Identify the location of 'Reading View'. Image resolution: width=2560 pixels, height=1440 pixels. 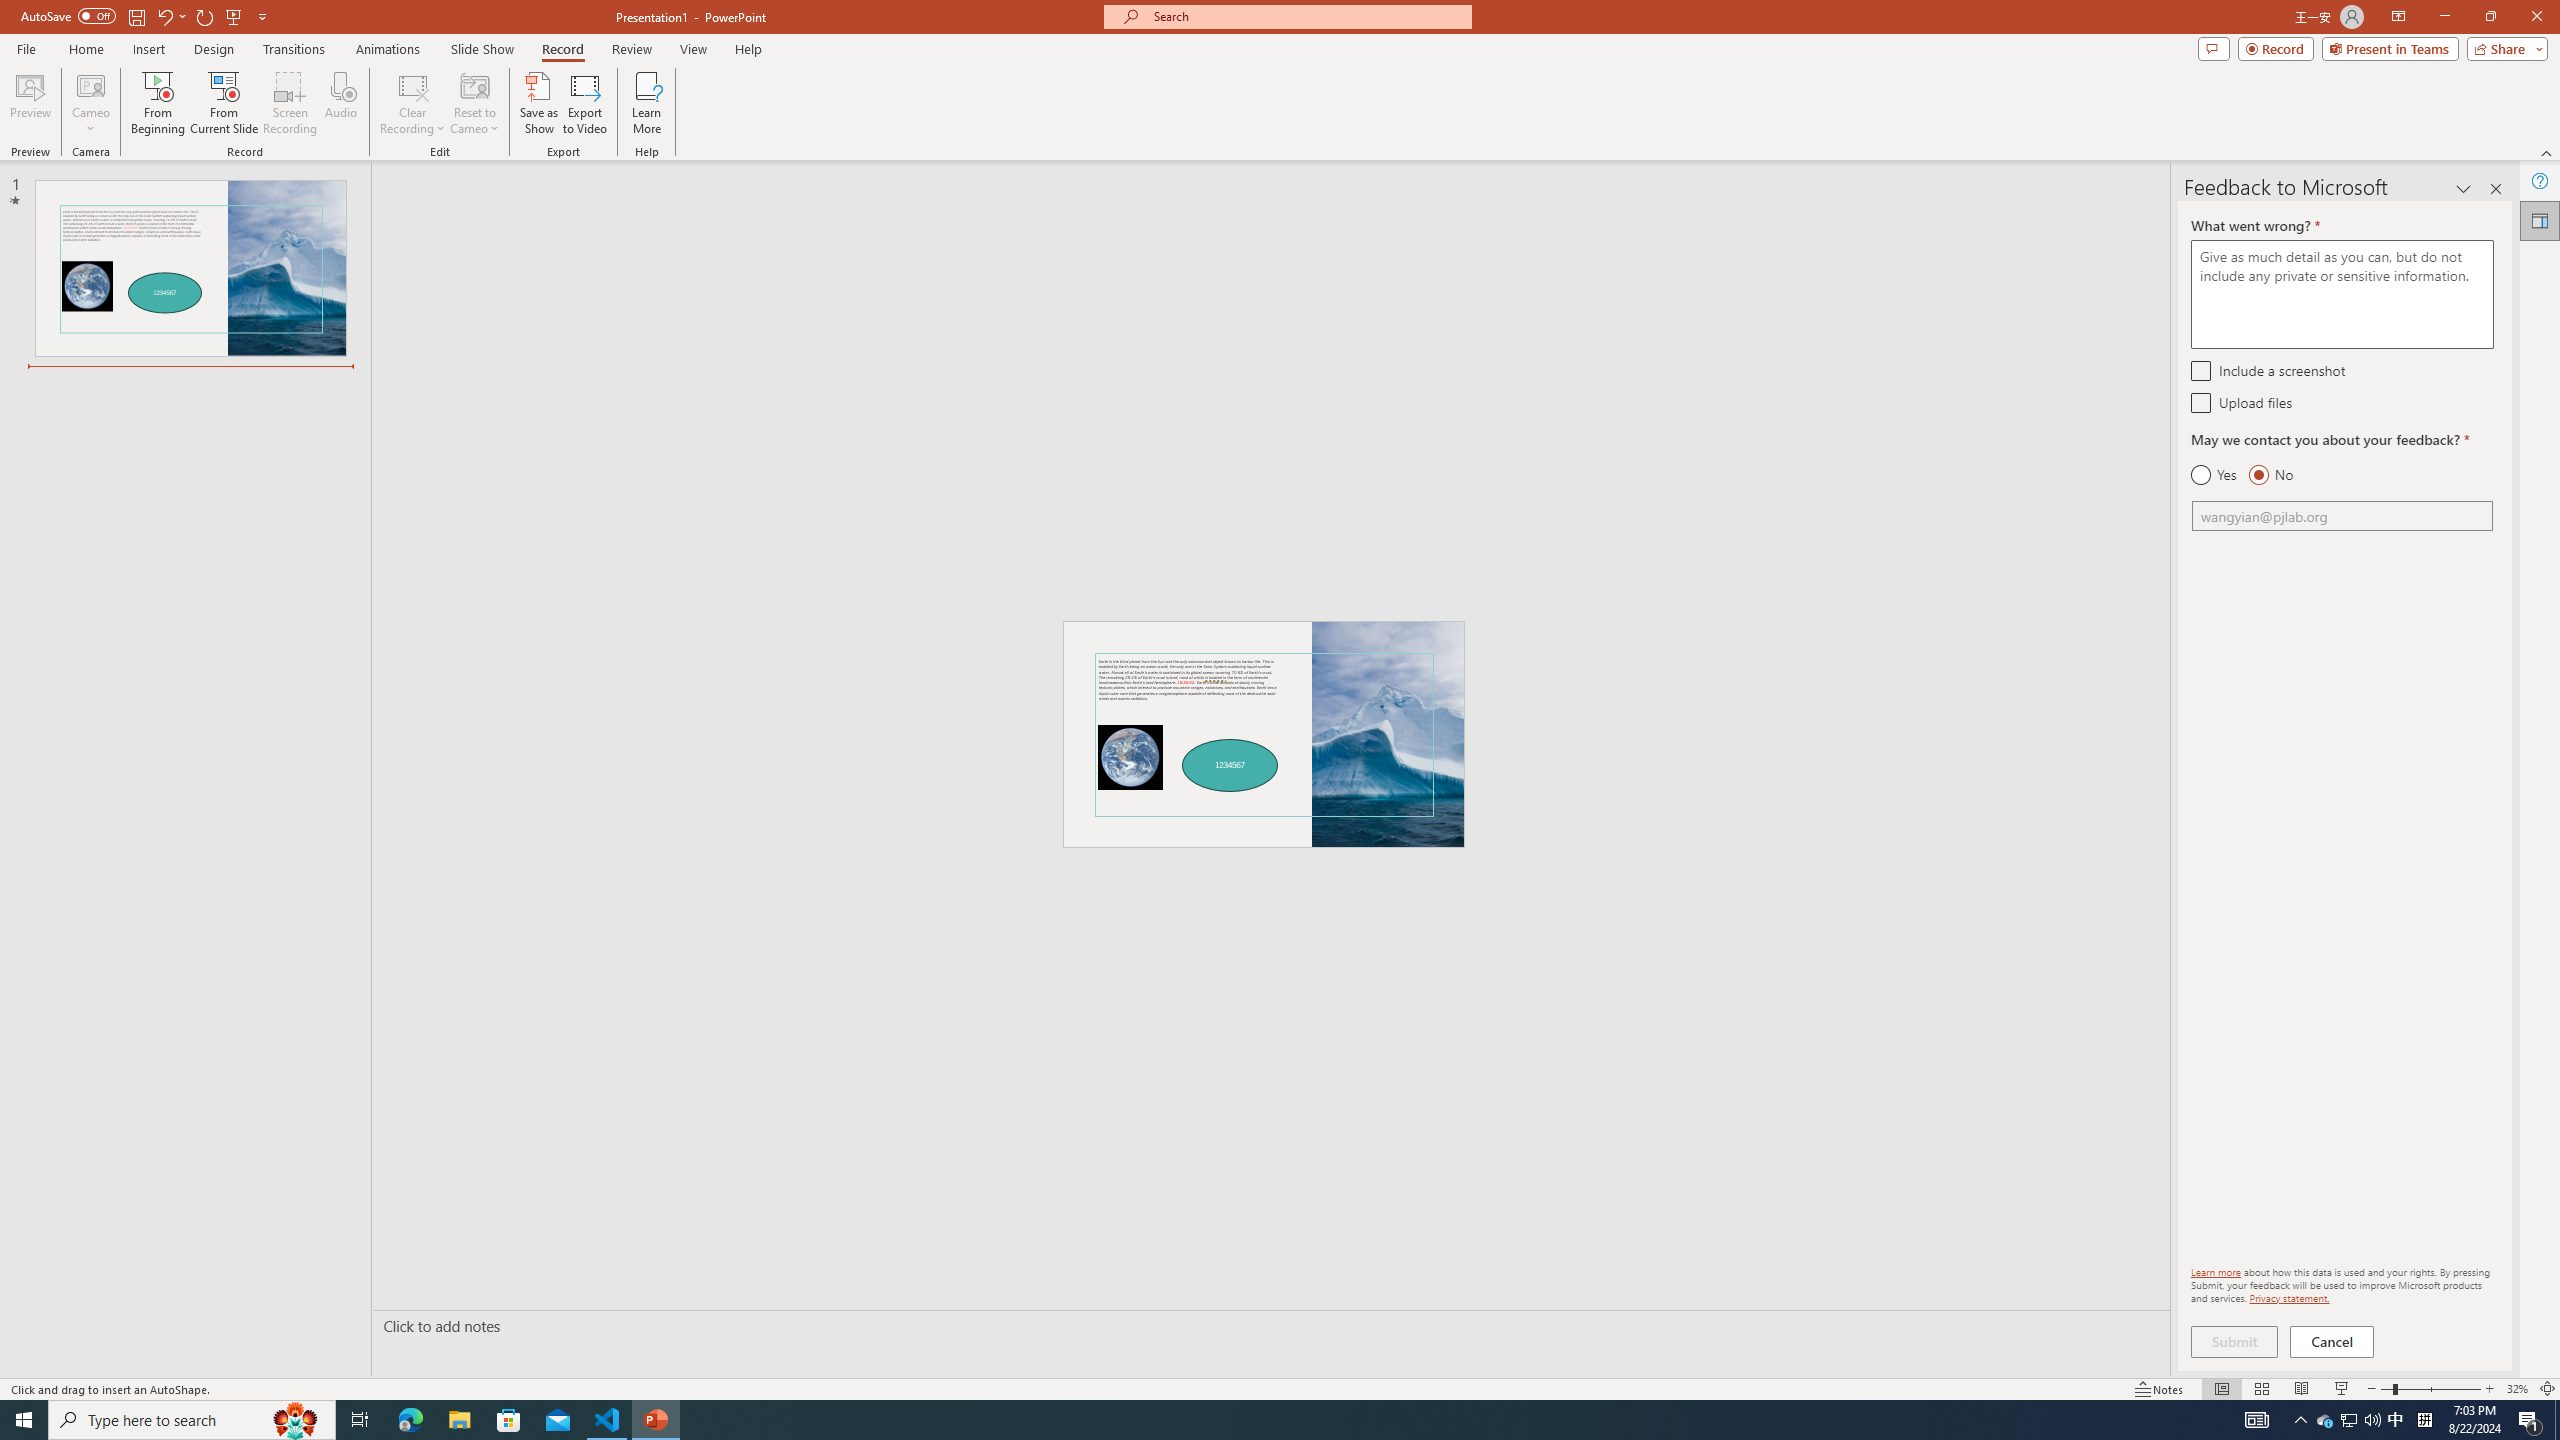
(2300, 1389).